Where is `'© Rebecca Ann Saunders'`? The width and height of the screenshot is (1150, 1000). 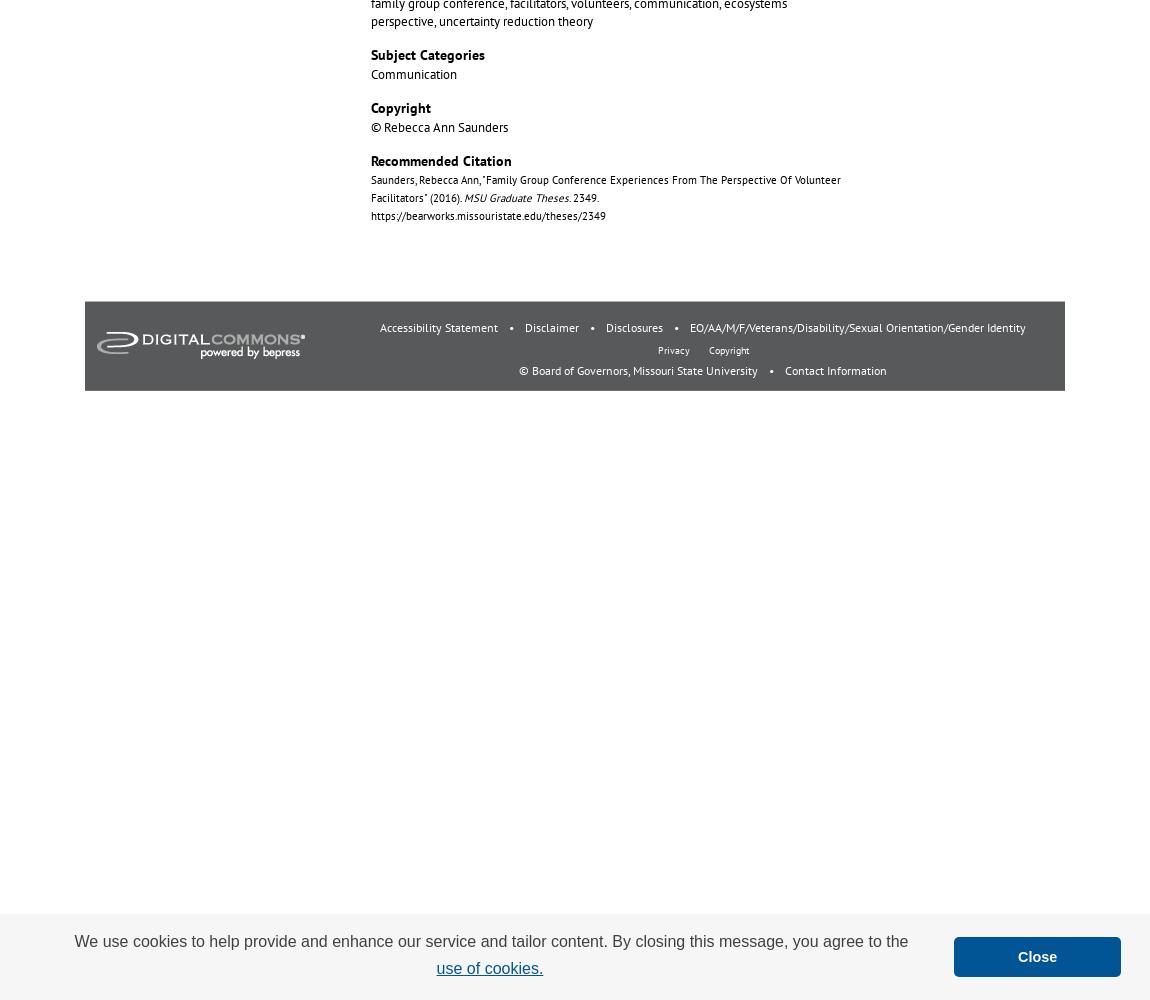
'© Rebecca Ann Saunders' is located at coordinates (439, 126).